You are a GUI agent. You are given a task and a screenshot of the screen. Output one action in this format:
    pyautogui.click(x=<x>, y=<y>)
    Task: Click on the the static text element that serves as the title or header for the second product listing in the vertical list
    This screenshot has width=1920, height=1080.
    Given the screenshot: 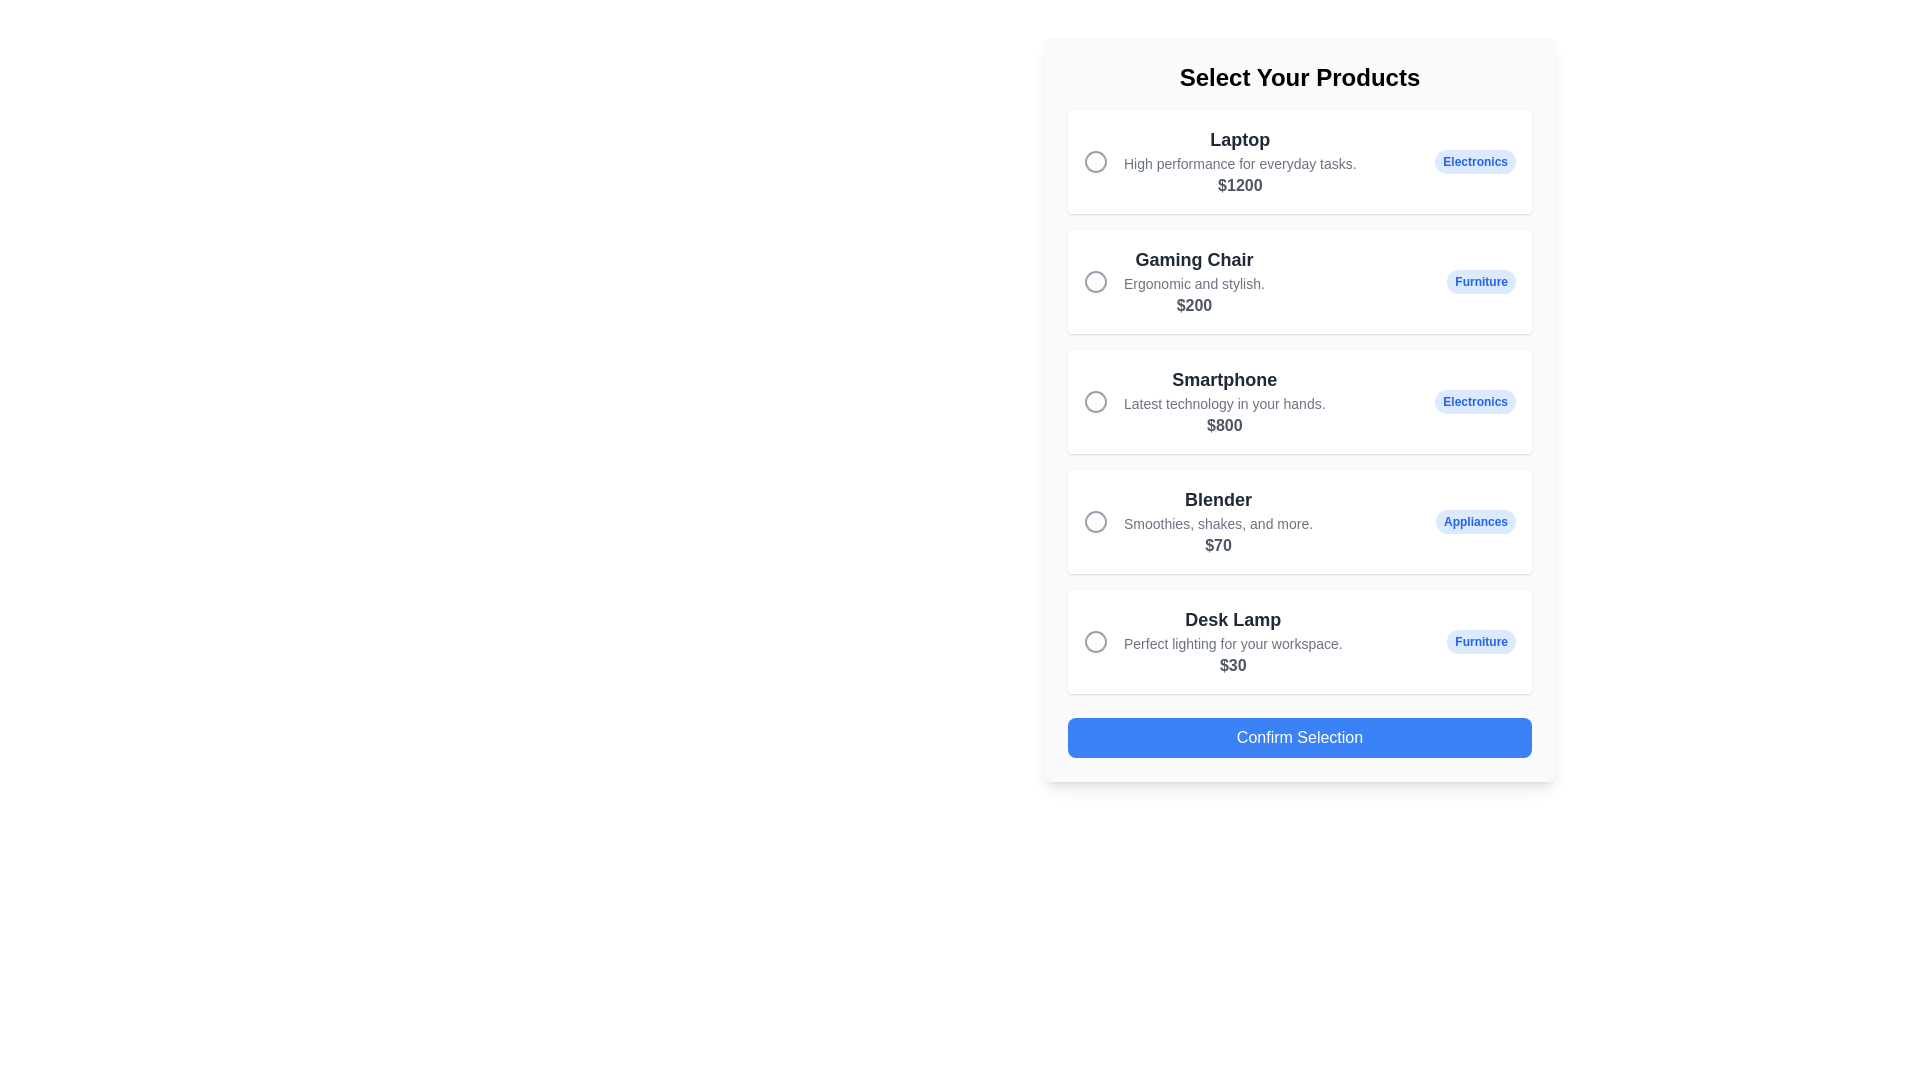 What is the action you would take?
    pyautogui.click(x=1194, y=258)
    